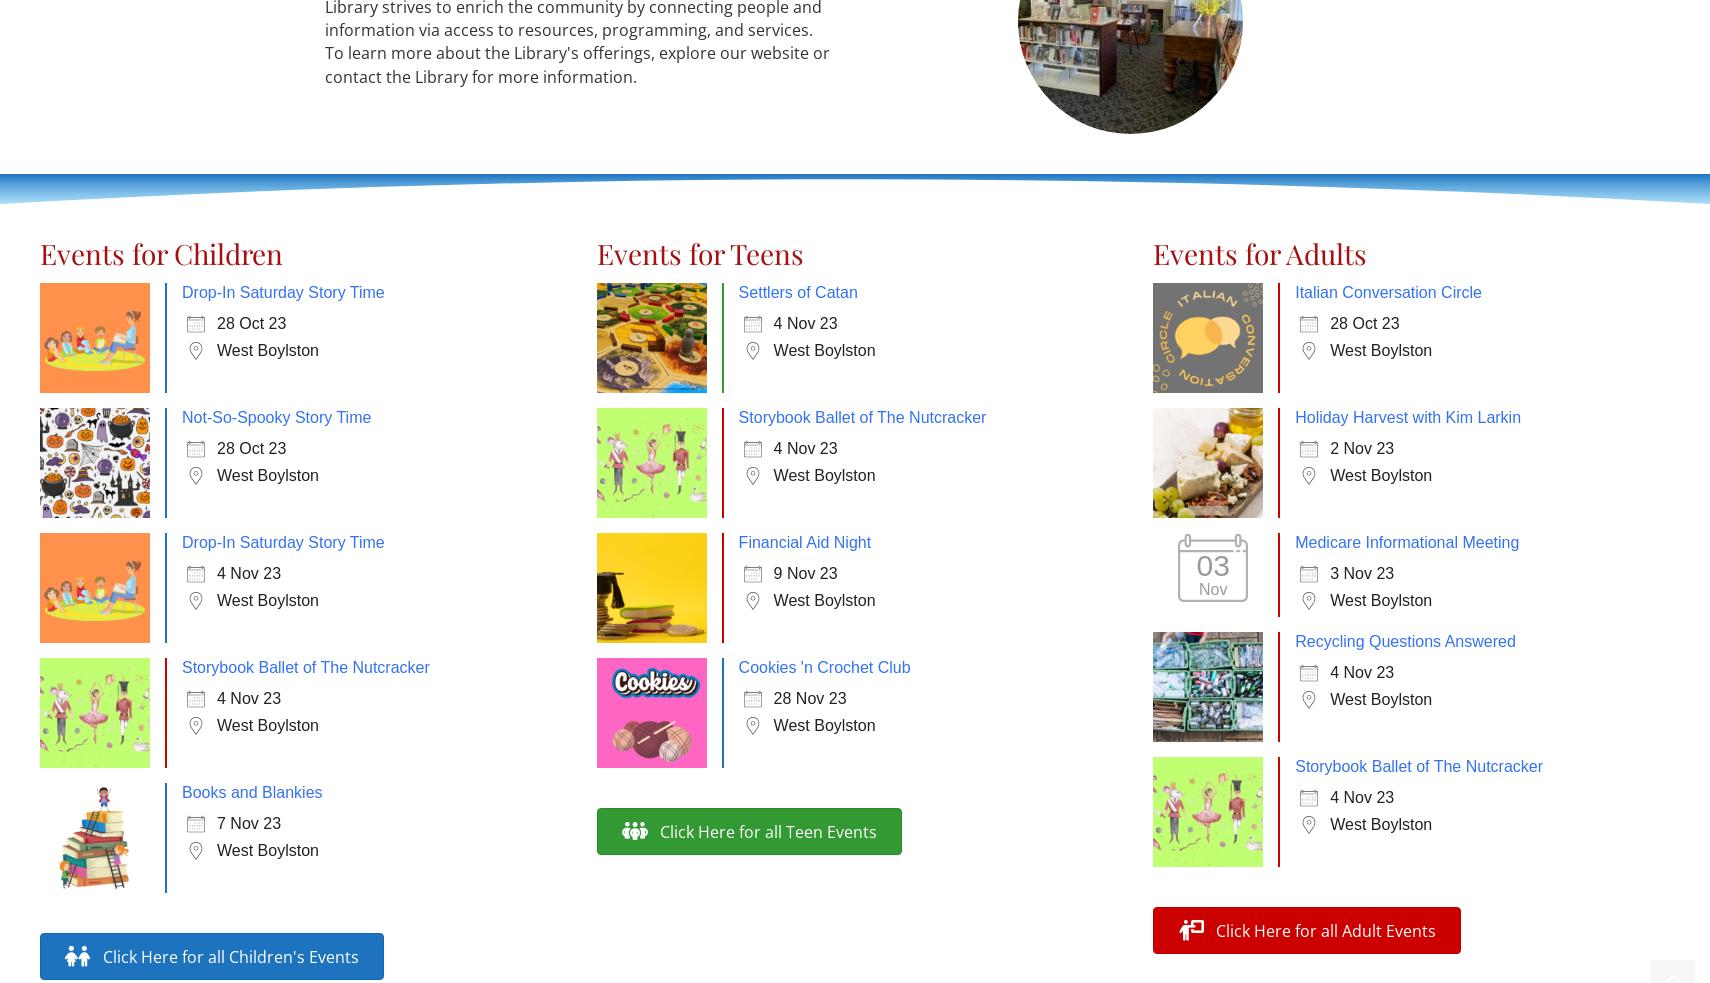 The width and height of the screenshot is (1710, 983). I want to click on 'Events for Children', so click(39, 253).